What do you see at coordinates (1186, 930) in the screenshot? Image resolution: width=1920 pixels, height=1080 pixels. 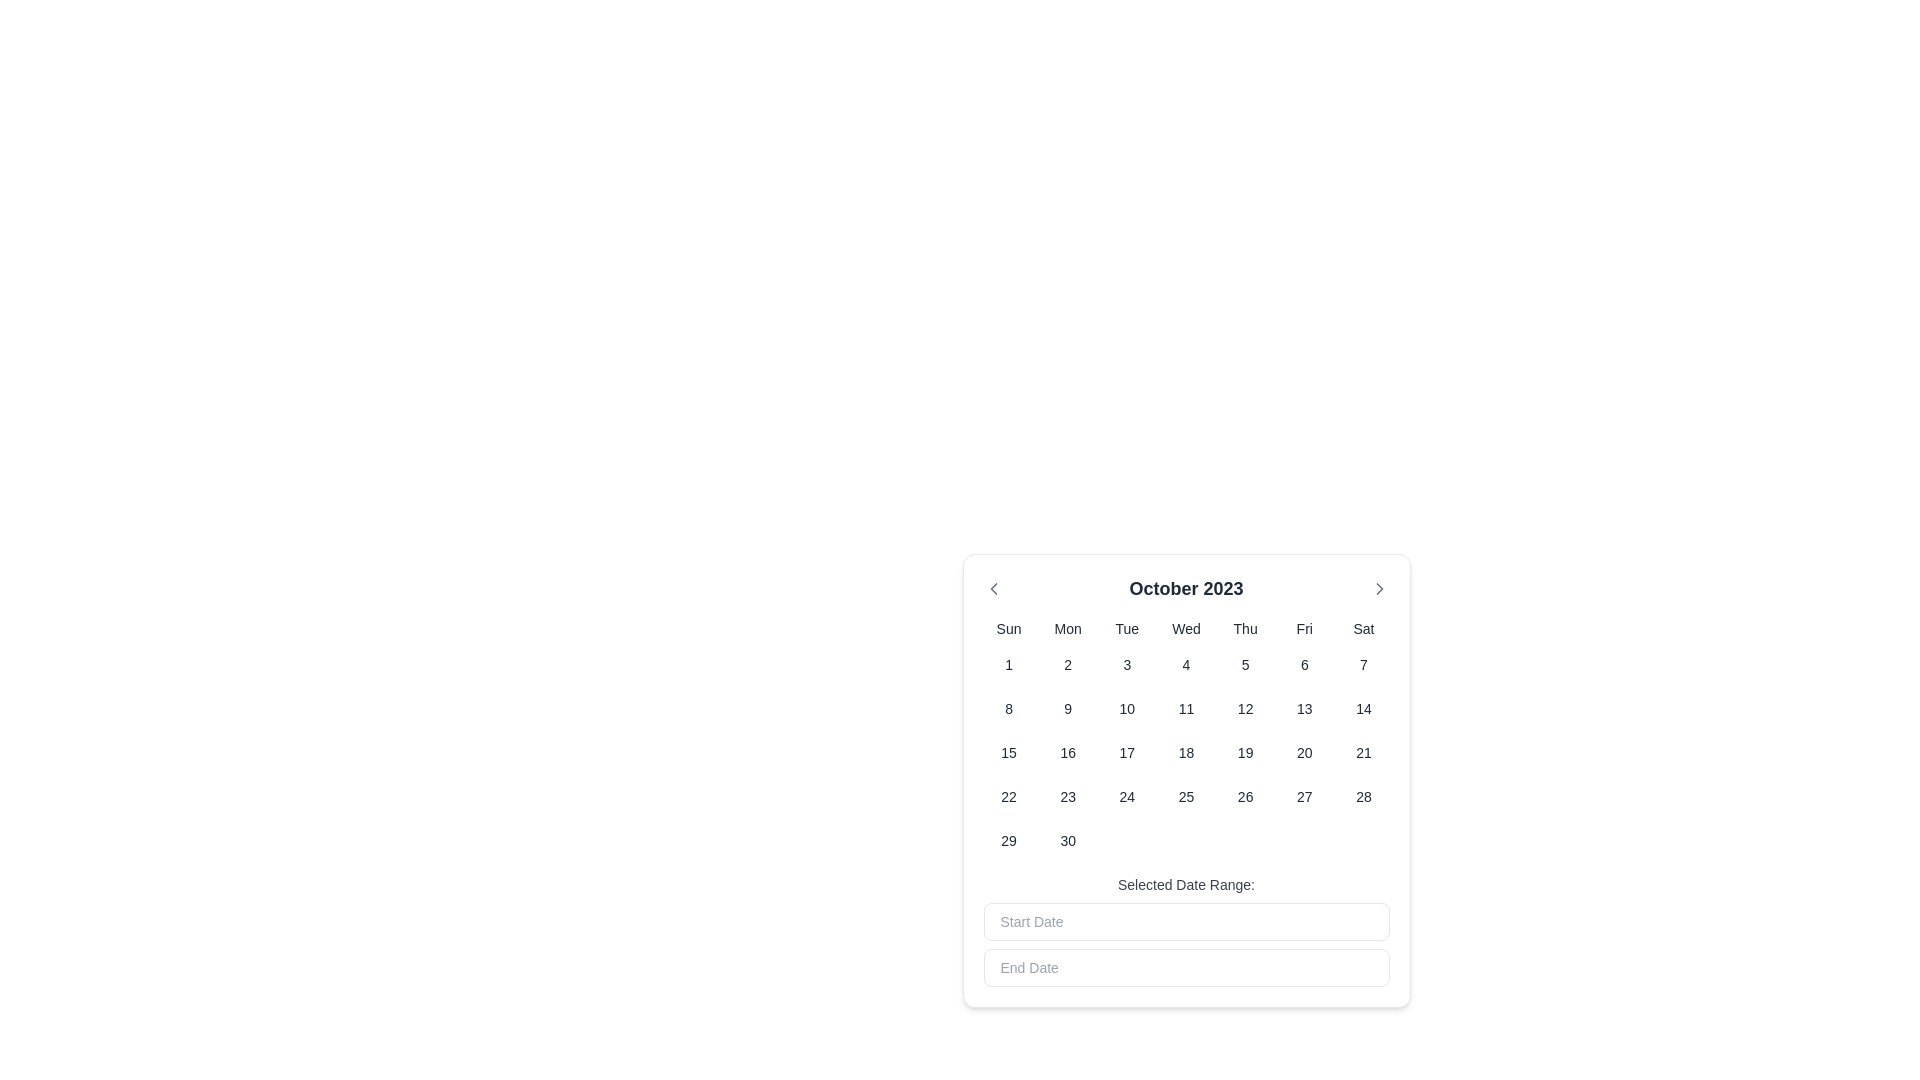 I see `the first input box of the 'Selected Date Range:' section located beneath the calendar in the lower section of the calendar widget` at bounding box center [1186, 930].